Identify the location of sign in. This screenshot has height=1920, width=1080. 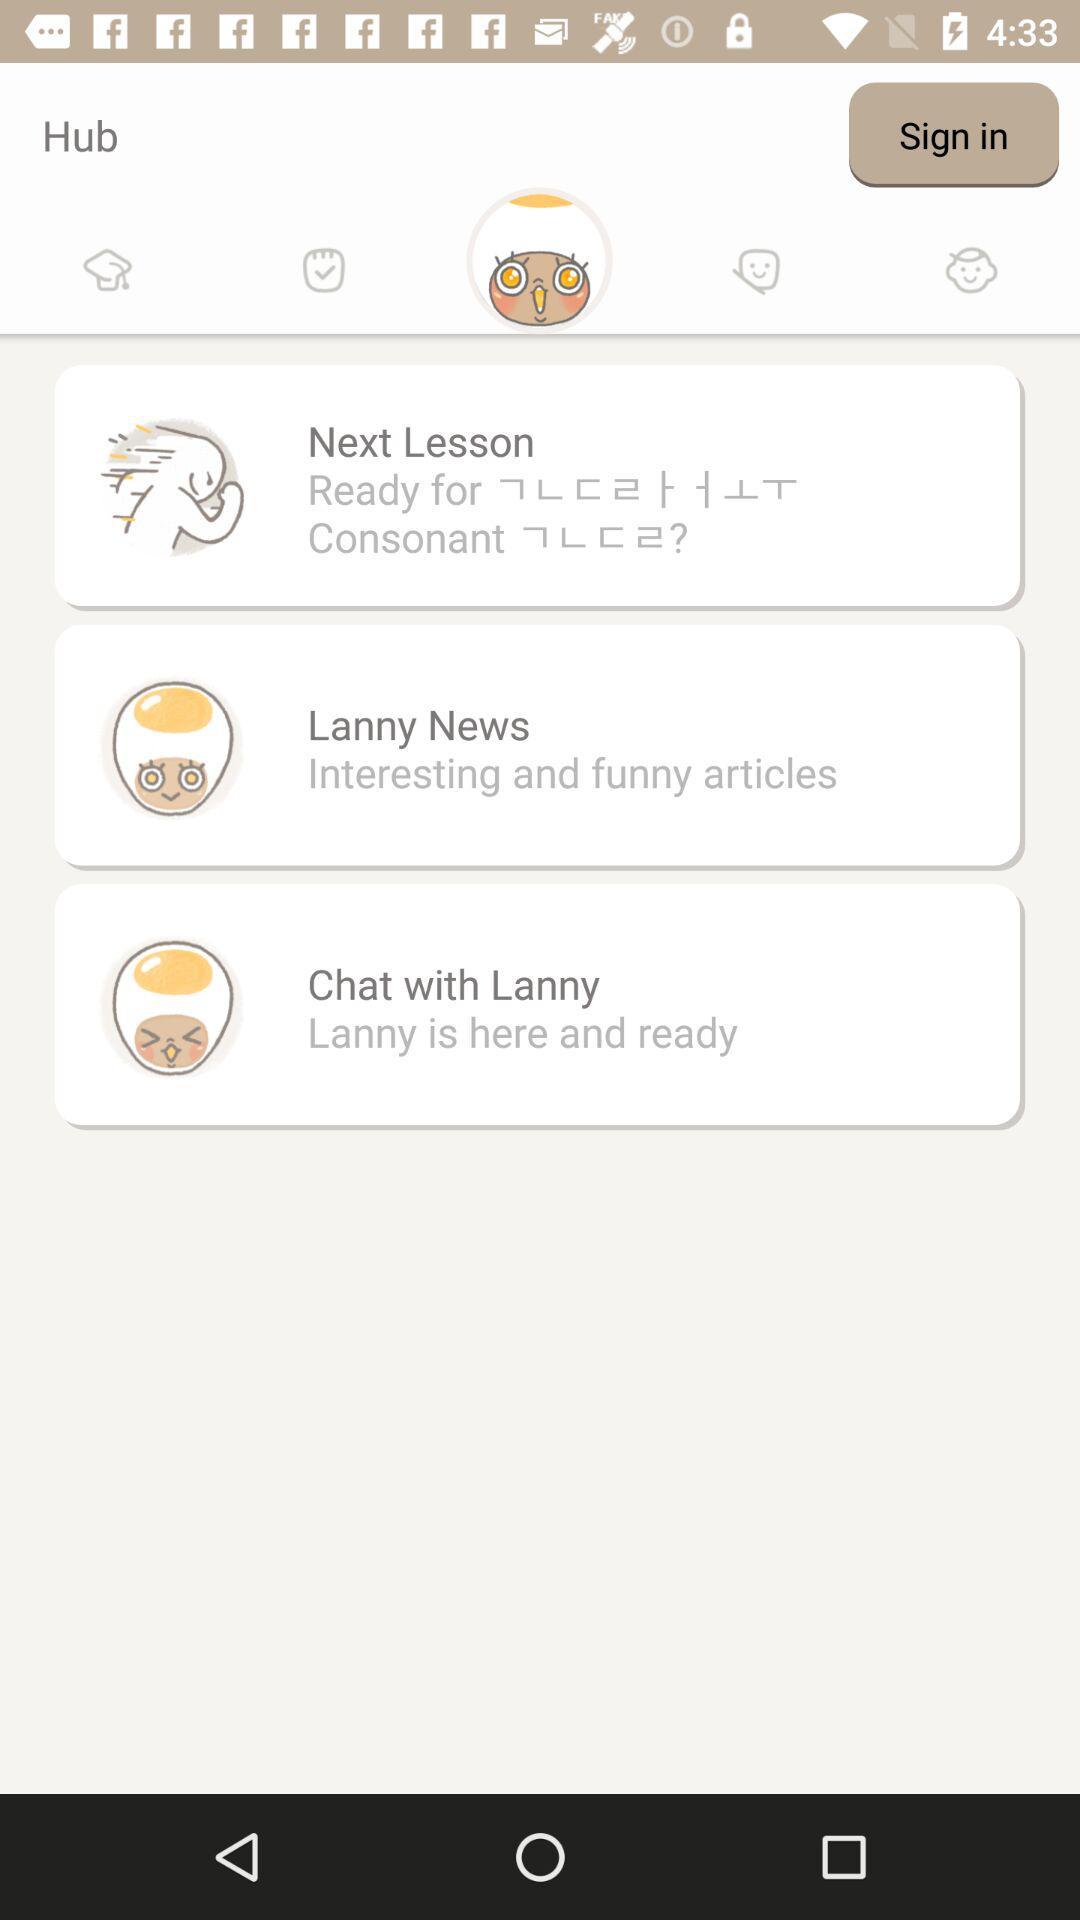
(952, 134).